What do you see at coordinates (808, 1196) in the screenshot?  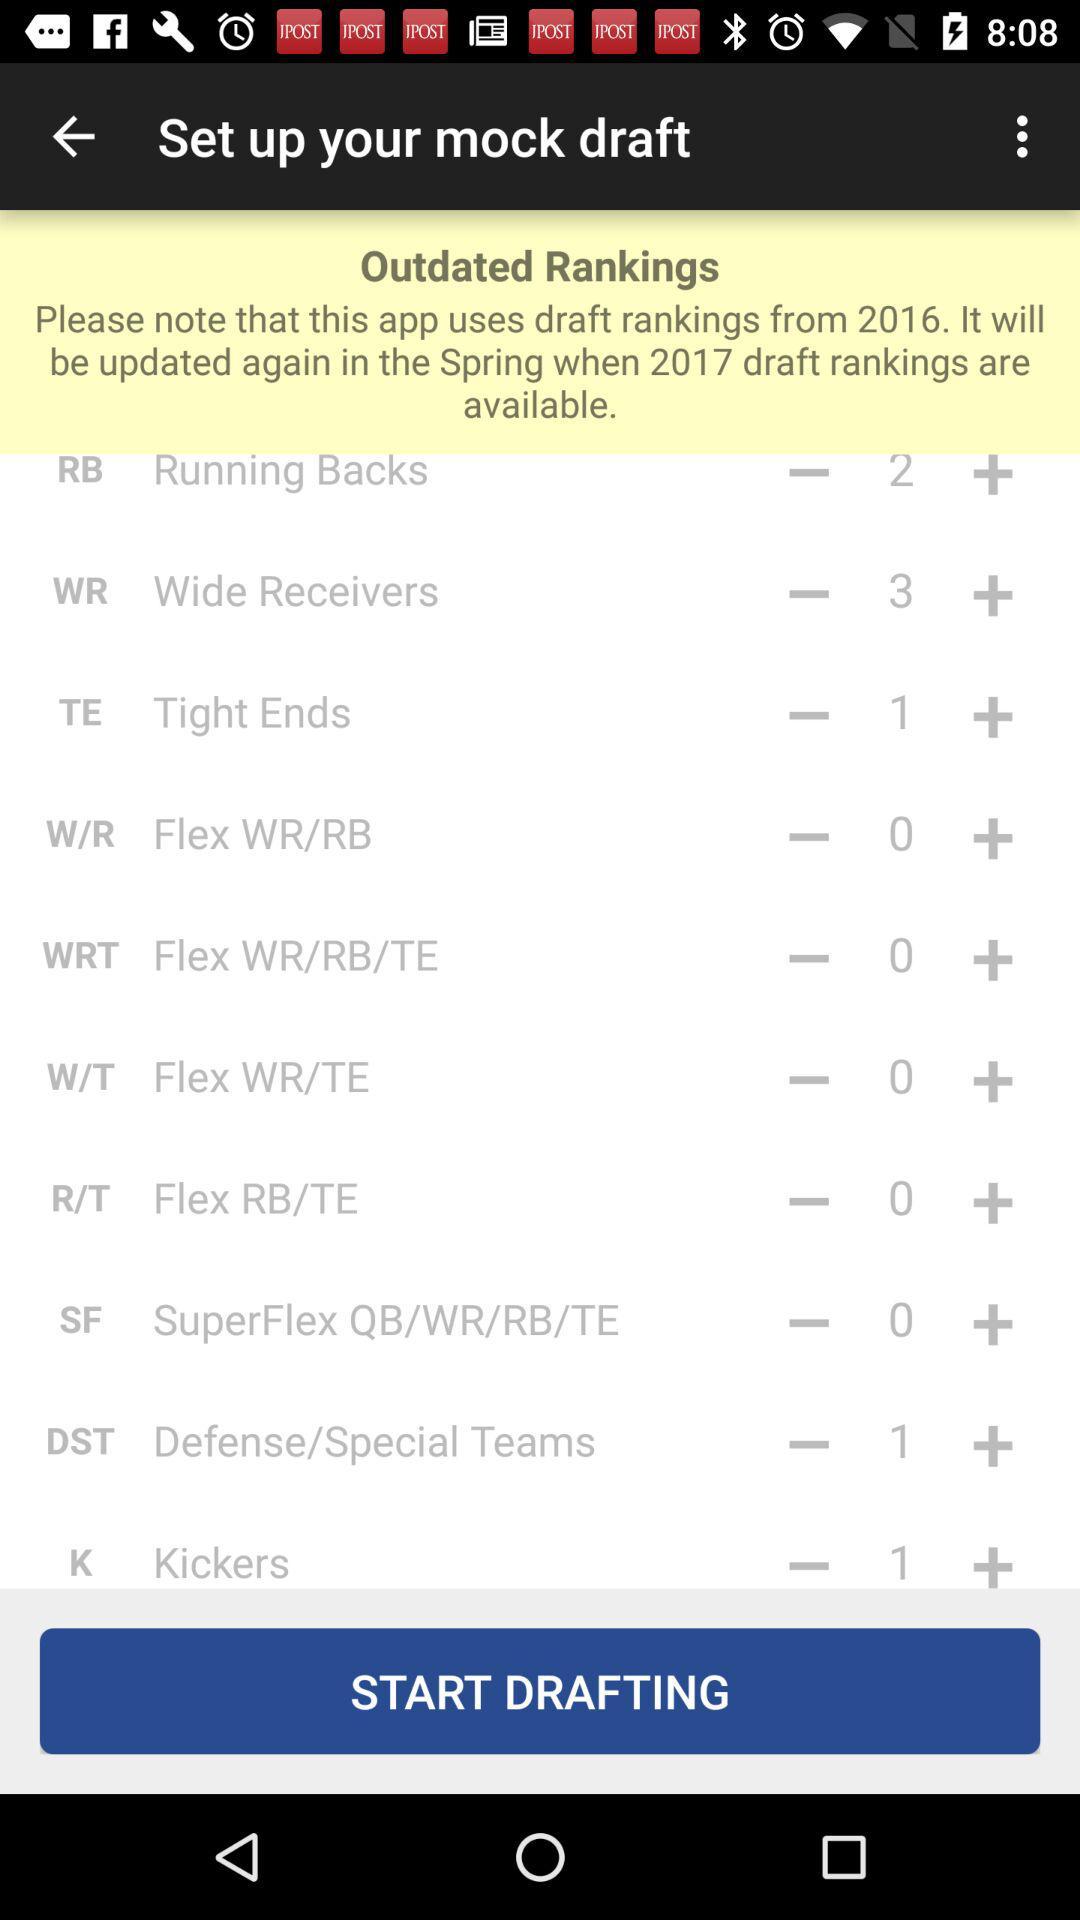 I see `the item next to 0` at bounding box center [808, 1196].